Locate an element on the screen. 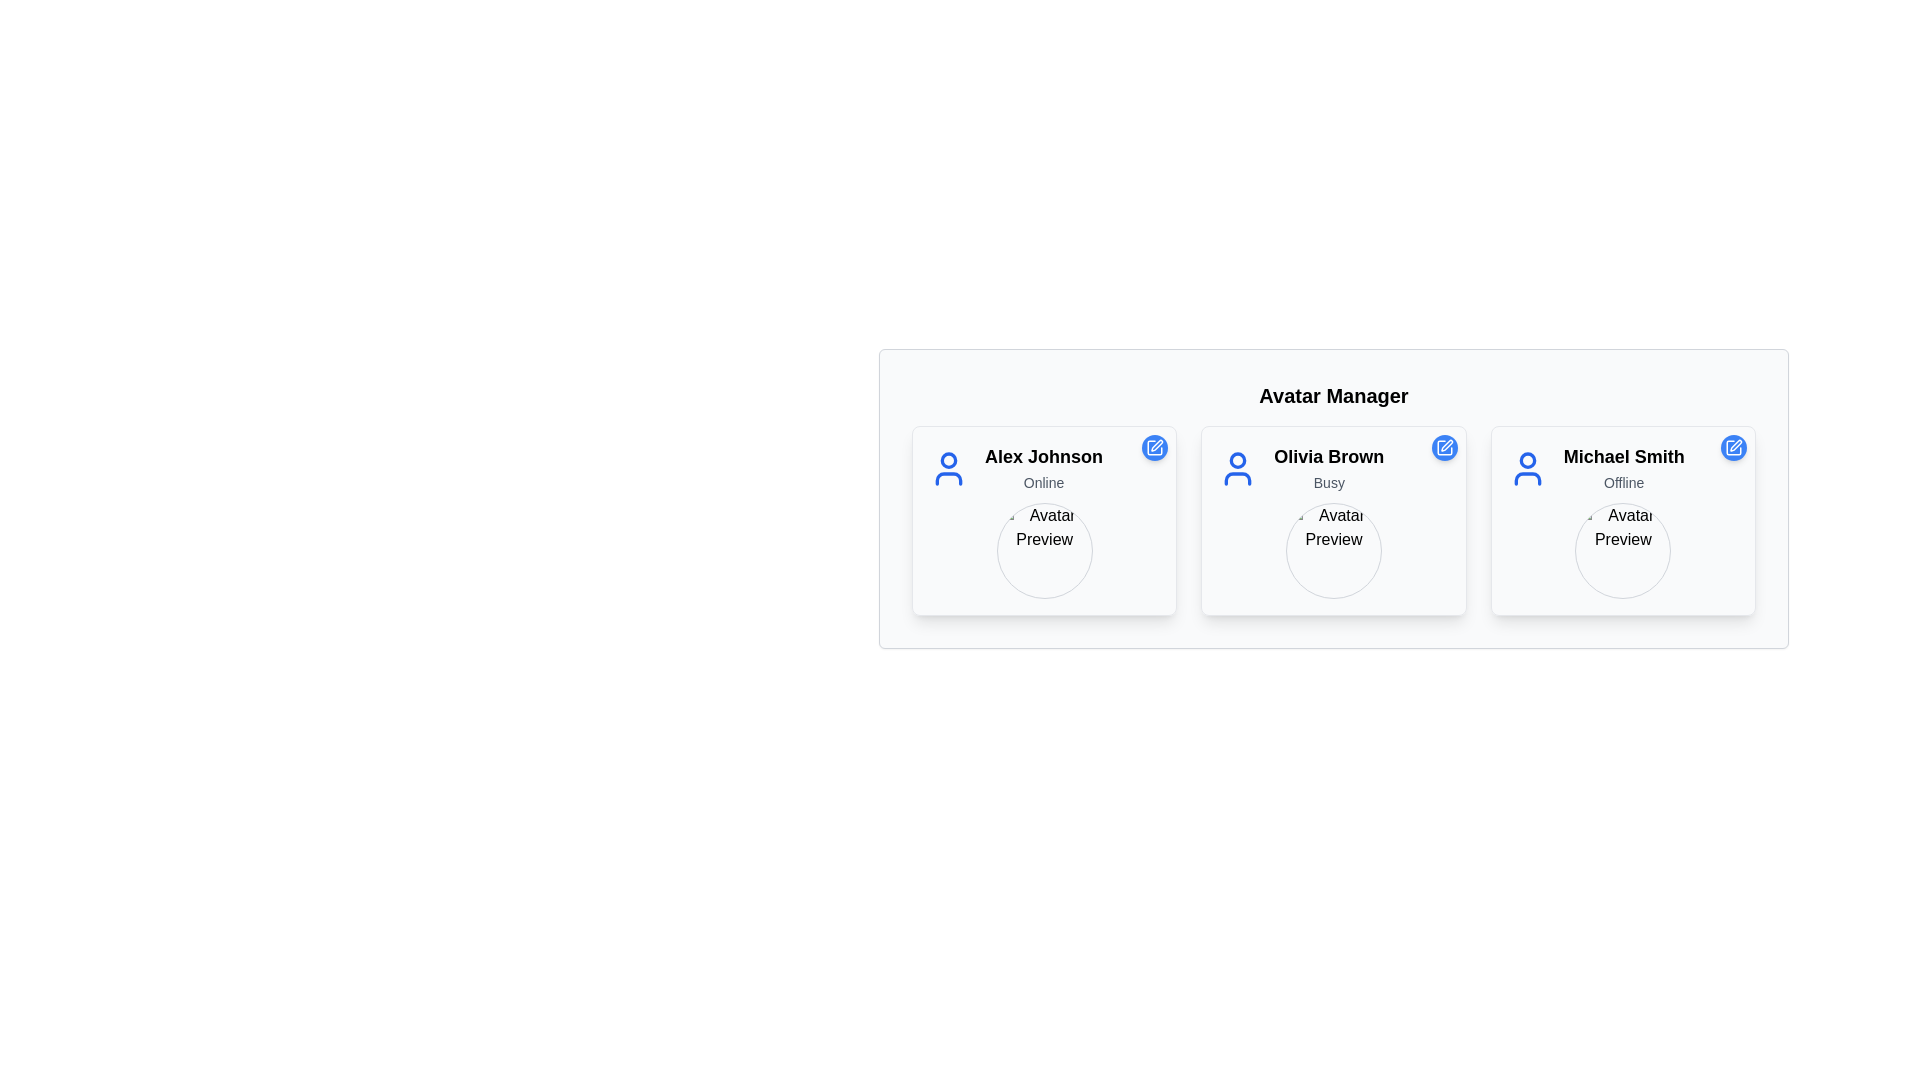 The width and height of the screenshot is (1920, 1080). the vector graphic part of the pen icon used for editing within the card interface for user 'Alex Johnson' is located at coordinates (1157, 444).